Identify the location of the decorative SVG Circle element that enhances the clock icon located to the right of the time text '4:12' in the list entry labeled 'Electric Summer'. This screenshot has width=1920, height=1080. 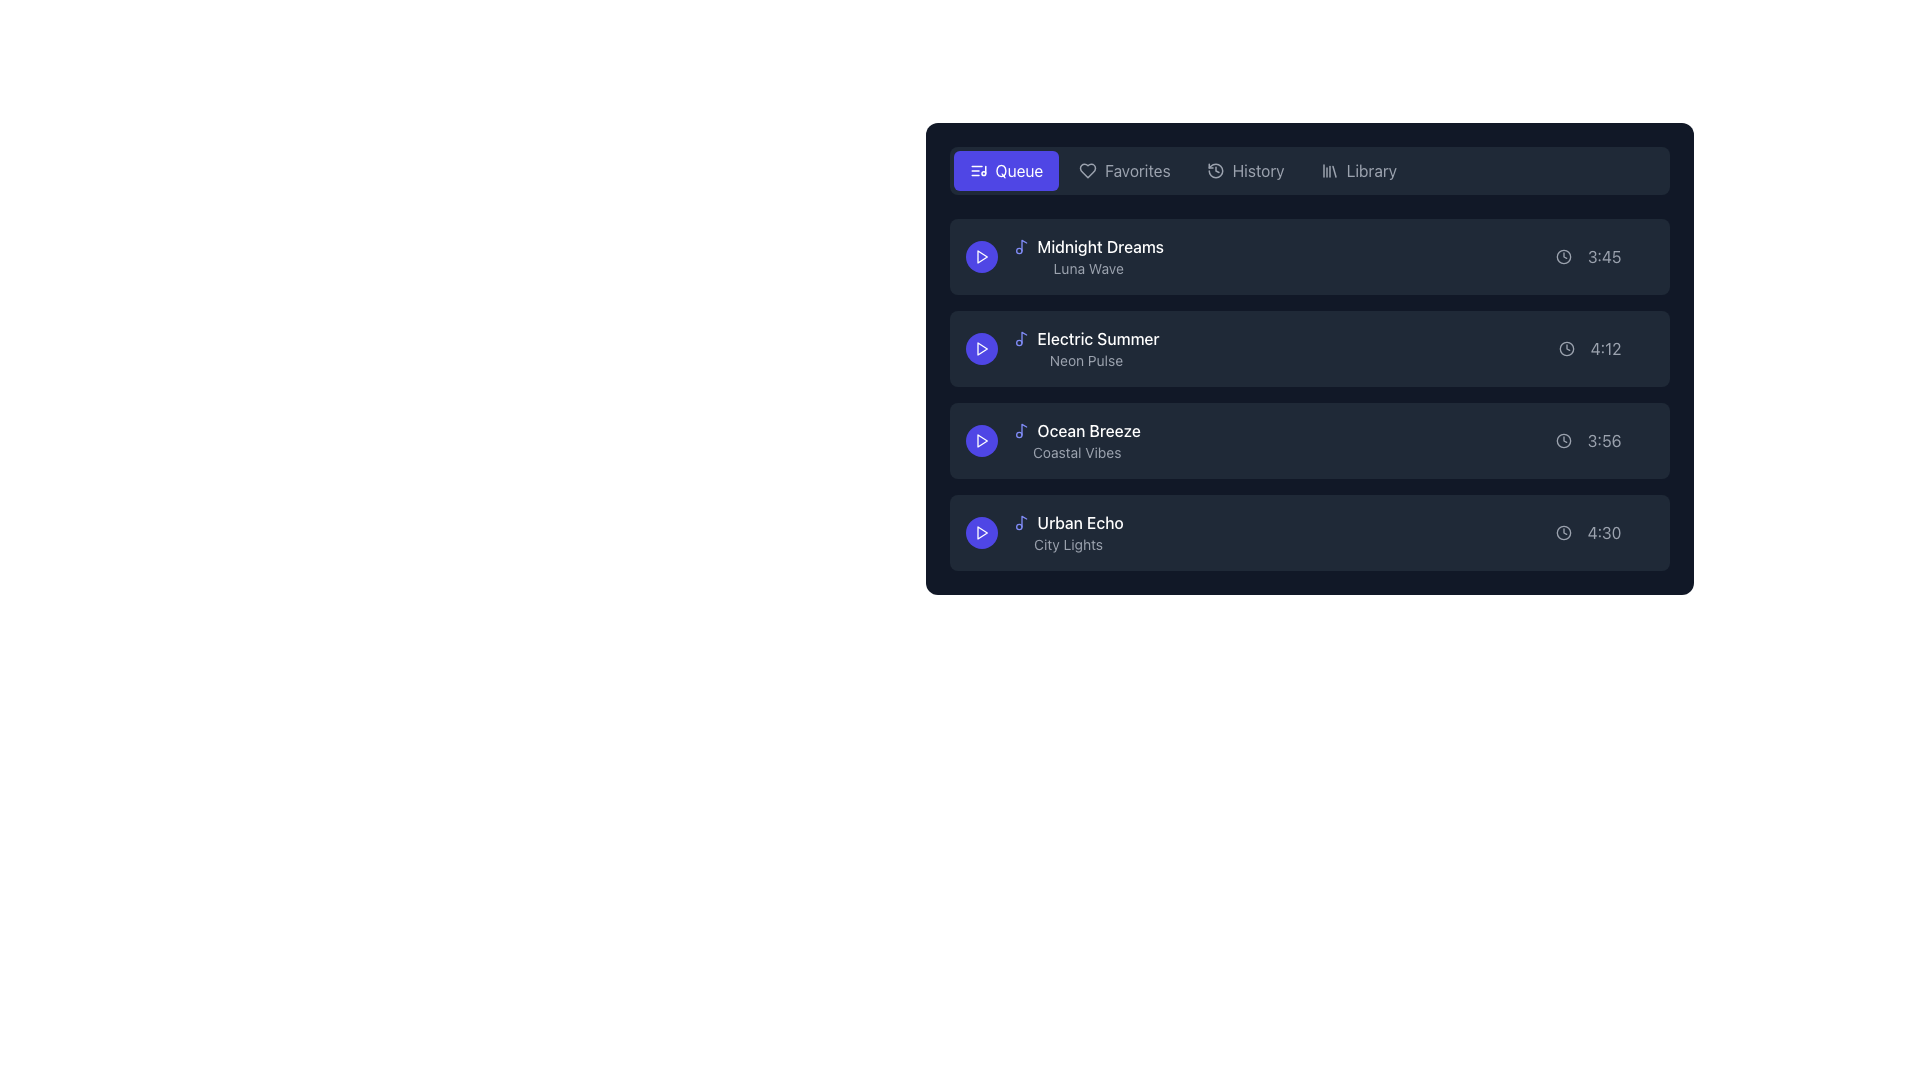
(1565, 347).